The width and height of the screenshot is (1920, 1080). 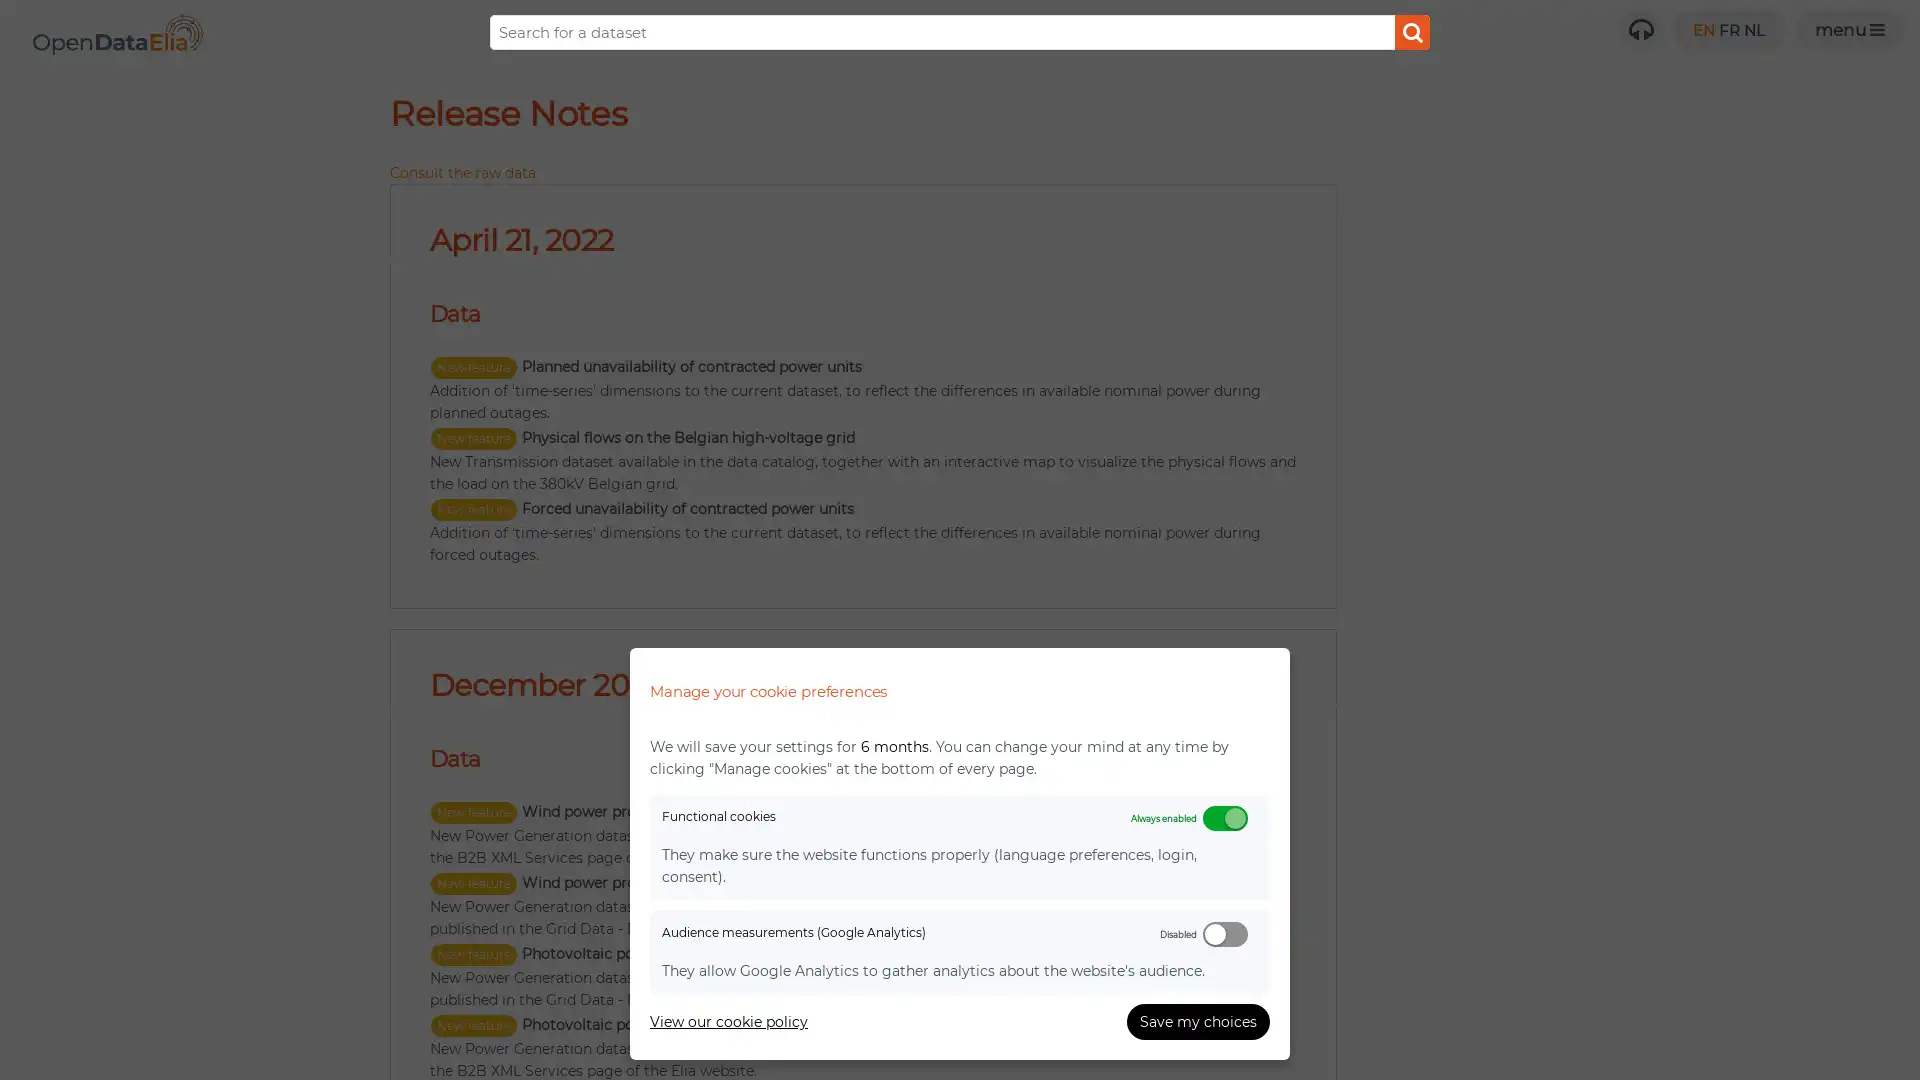 What do you see at coordinates (1198, 1022) in the screenshot?
I see `Save my choices` at bounding box center [1198, 1022].